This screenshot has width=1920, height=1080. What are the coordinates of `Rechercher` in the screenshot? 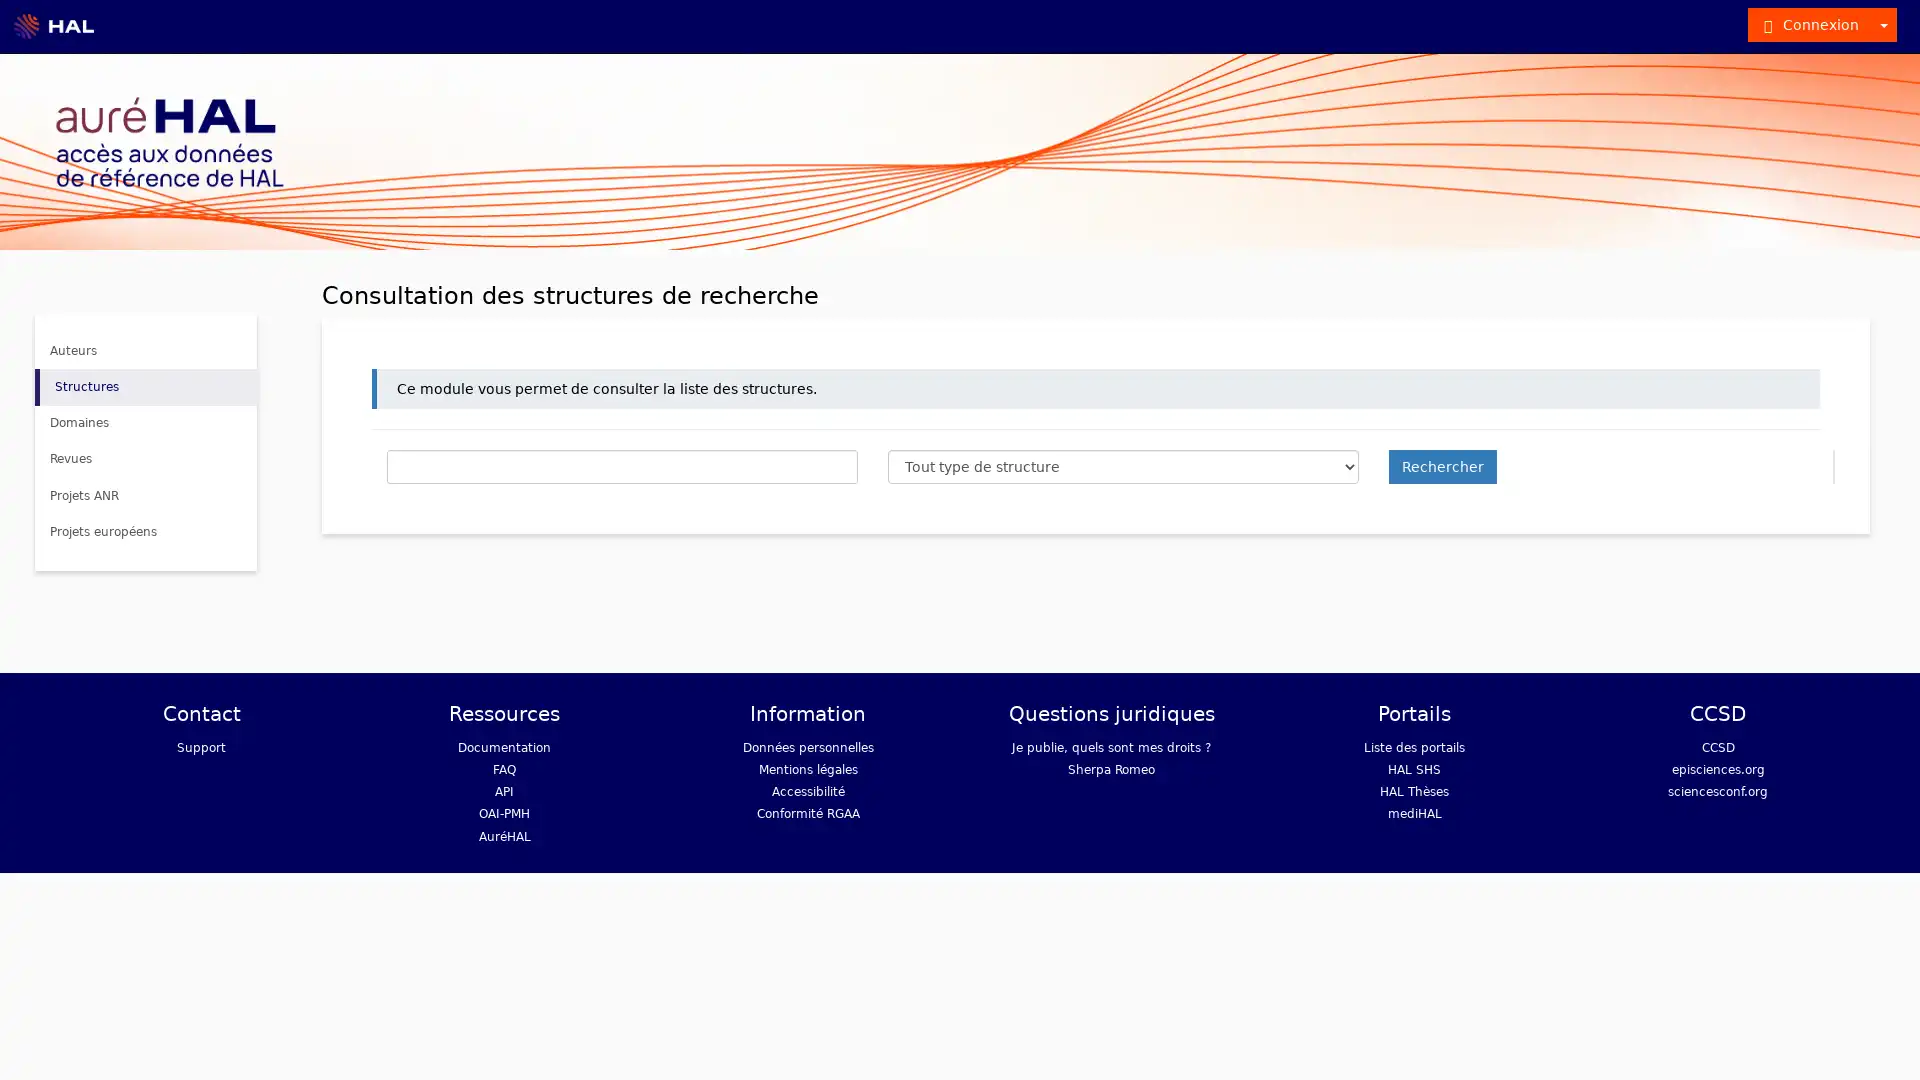 It's located at (1441, 466).